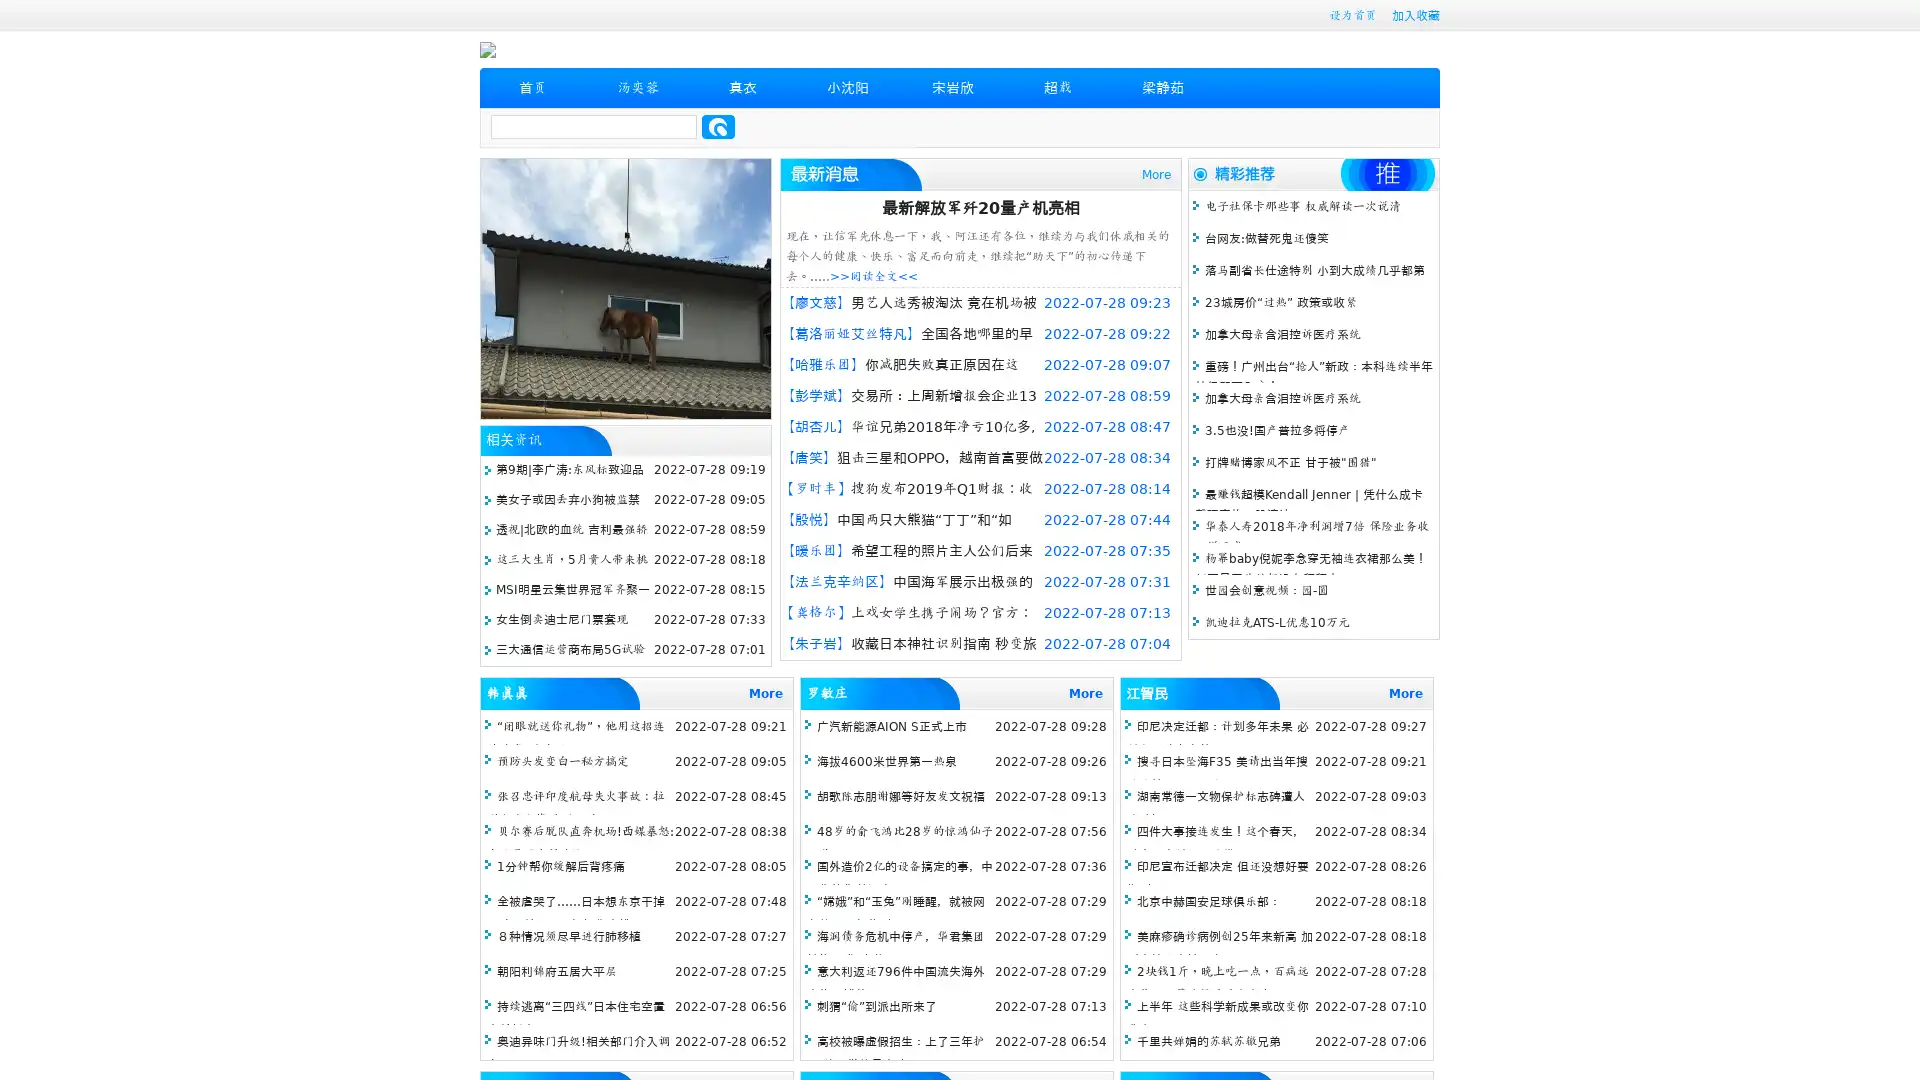 The width and height of the screenshot is (1920, 1080). Describe the element at coordinates (718, 127) in the screenshot. I see `Search` at that location.